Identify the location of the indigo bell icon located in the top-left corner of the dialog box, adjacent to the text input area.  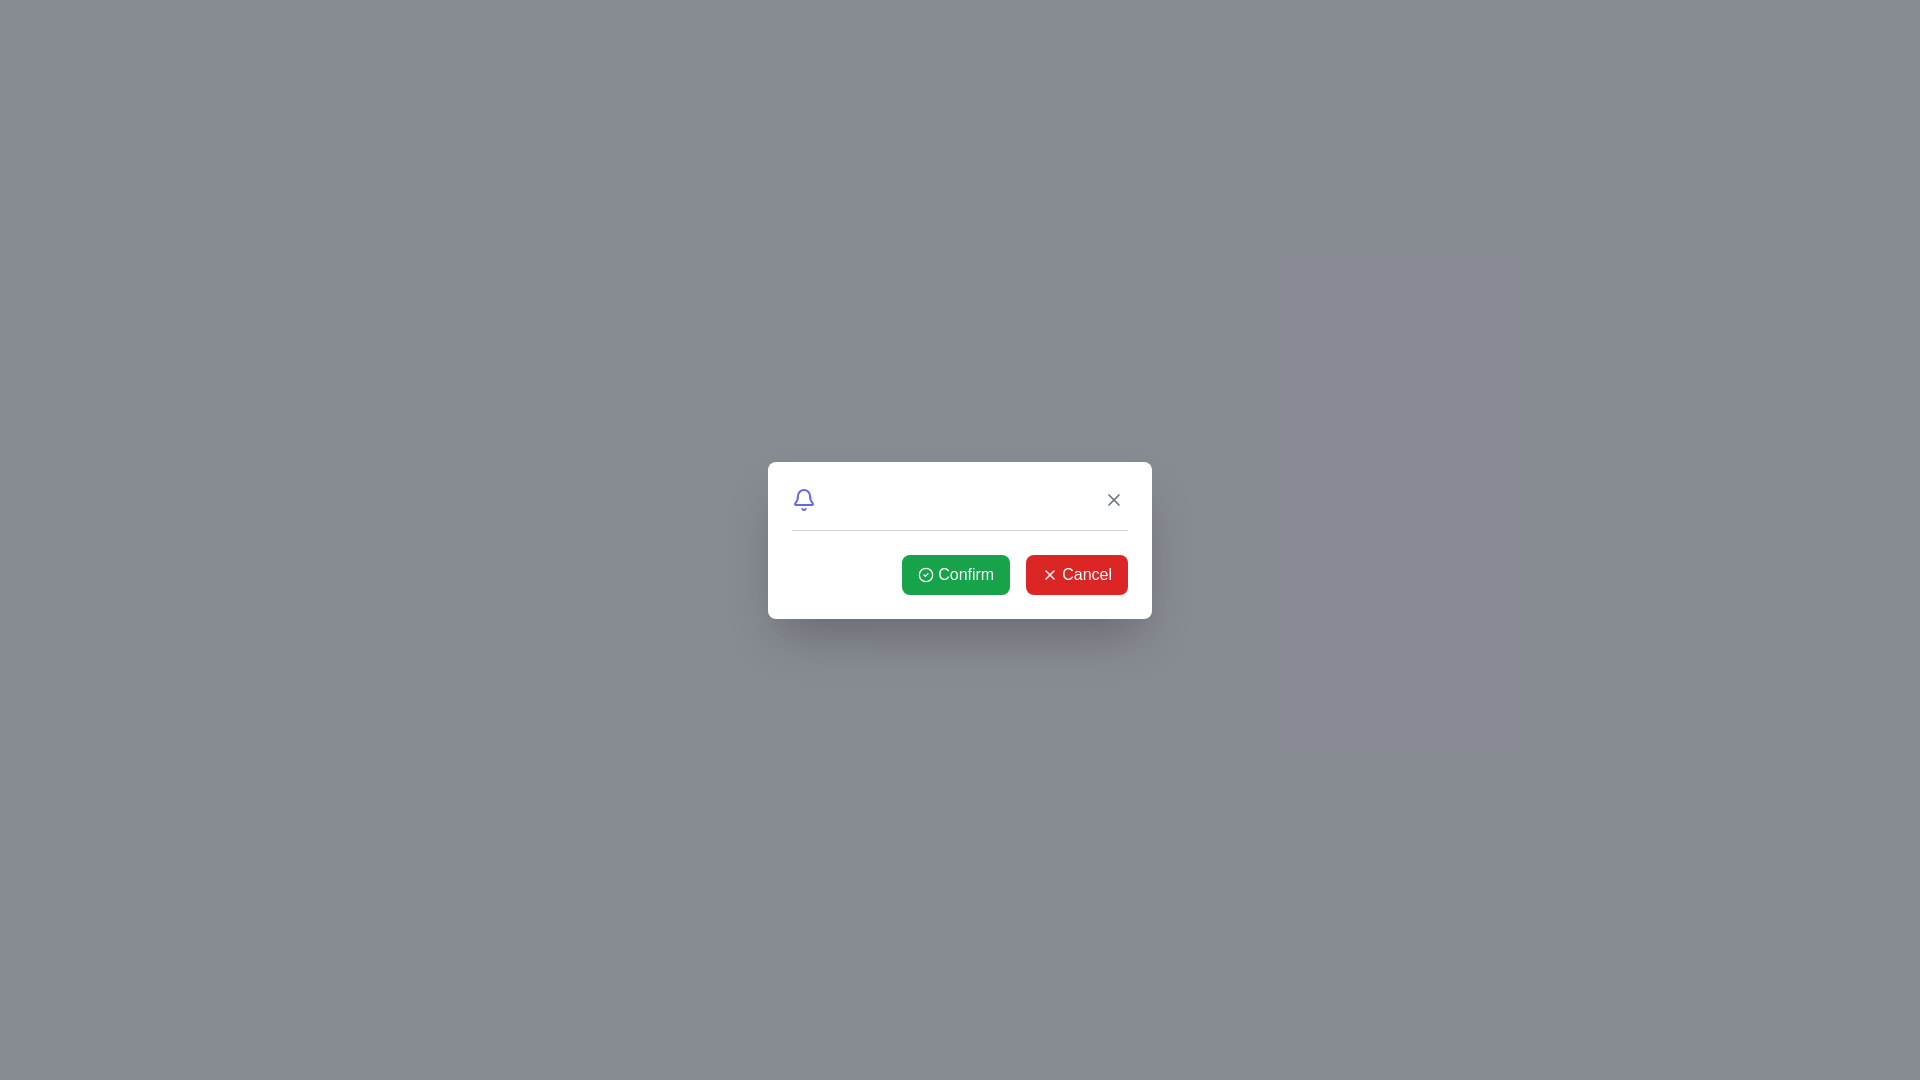
(807, 498).